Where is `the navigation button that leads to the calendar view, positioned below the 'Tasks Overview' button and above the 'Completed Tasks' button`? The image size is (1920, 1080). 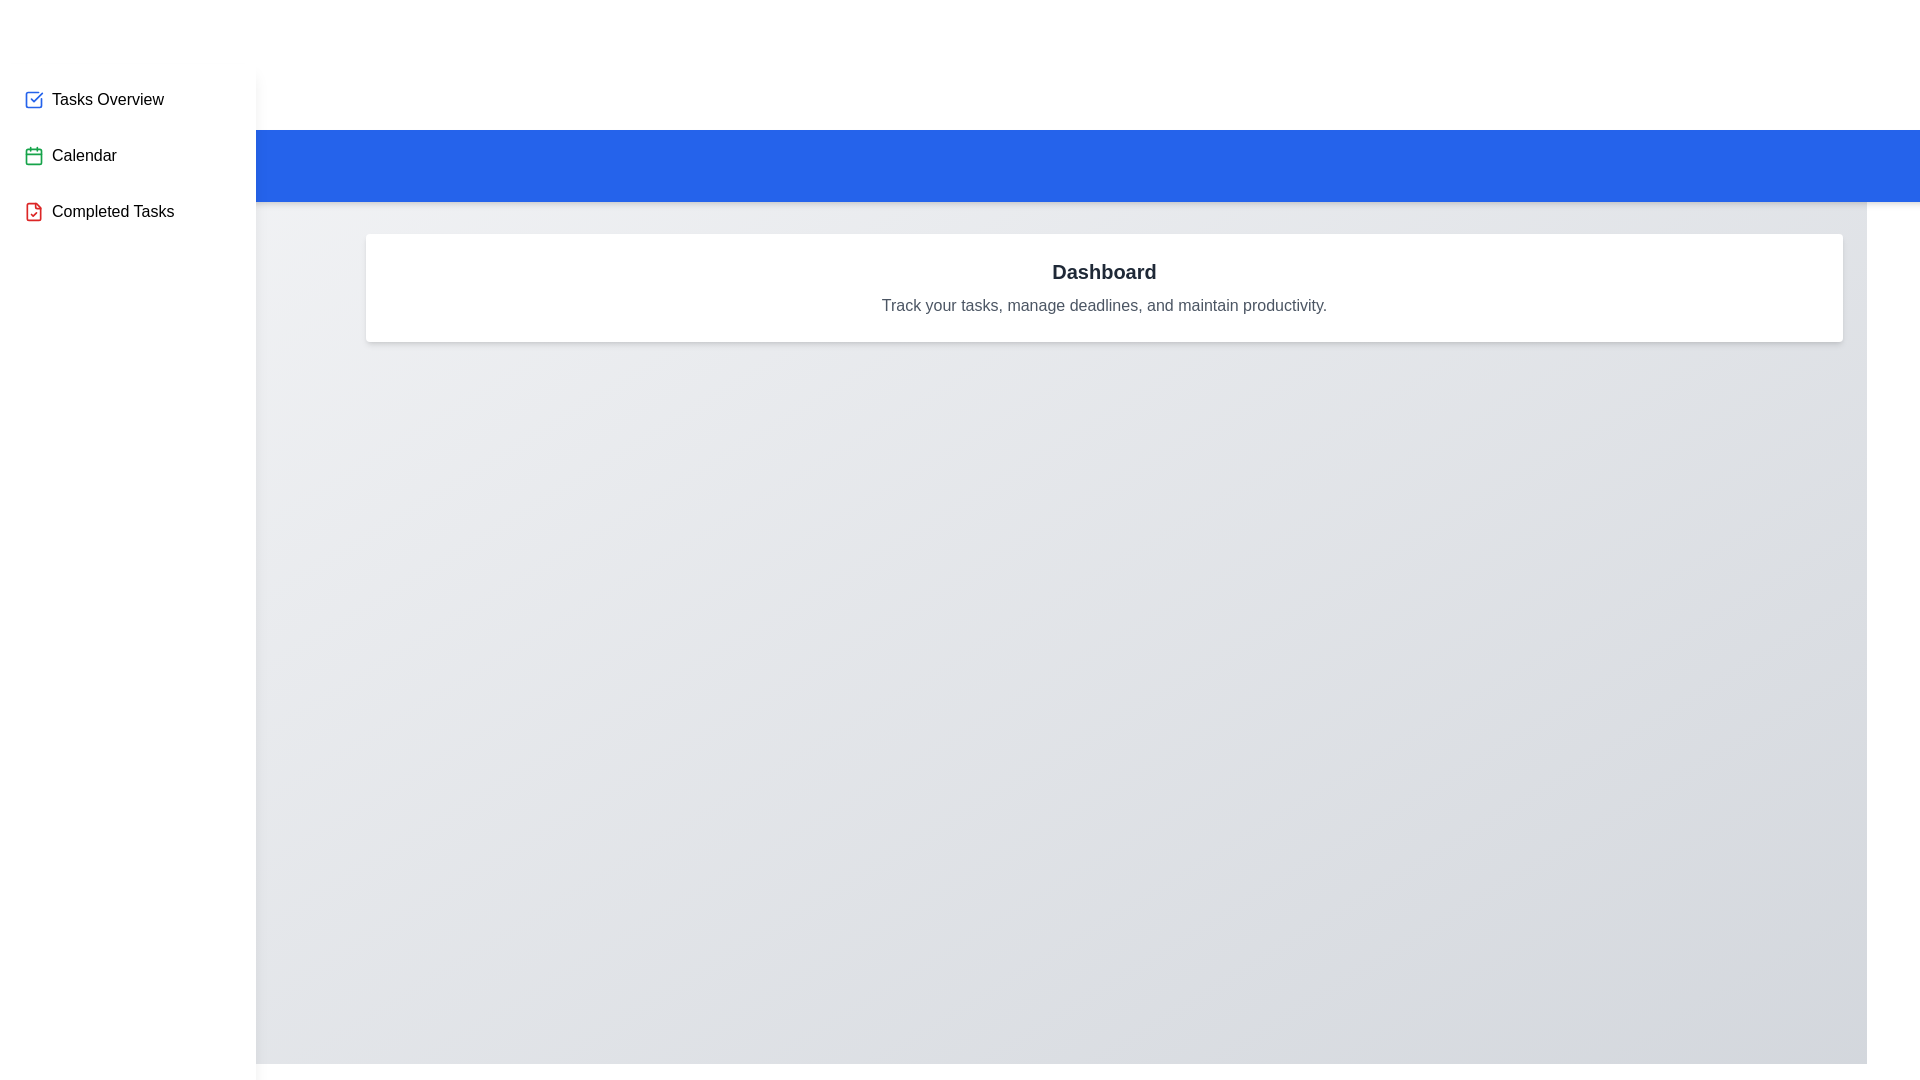 the navigation button that leads to the calendar view, positioned below the 'Tasks Overview' button and above the 'Completed Tasks' button is located at coordinates (70, 154).